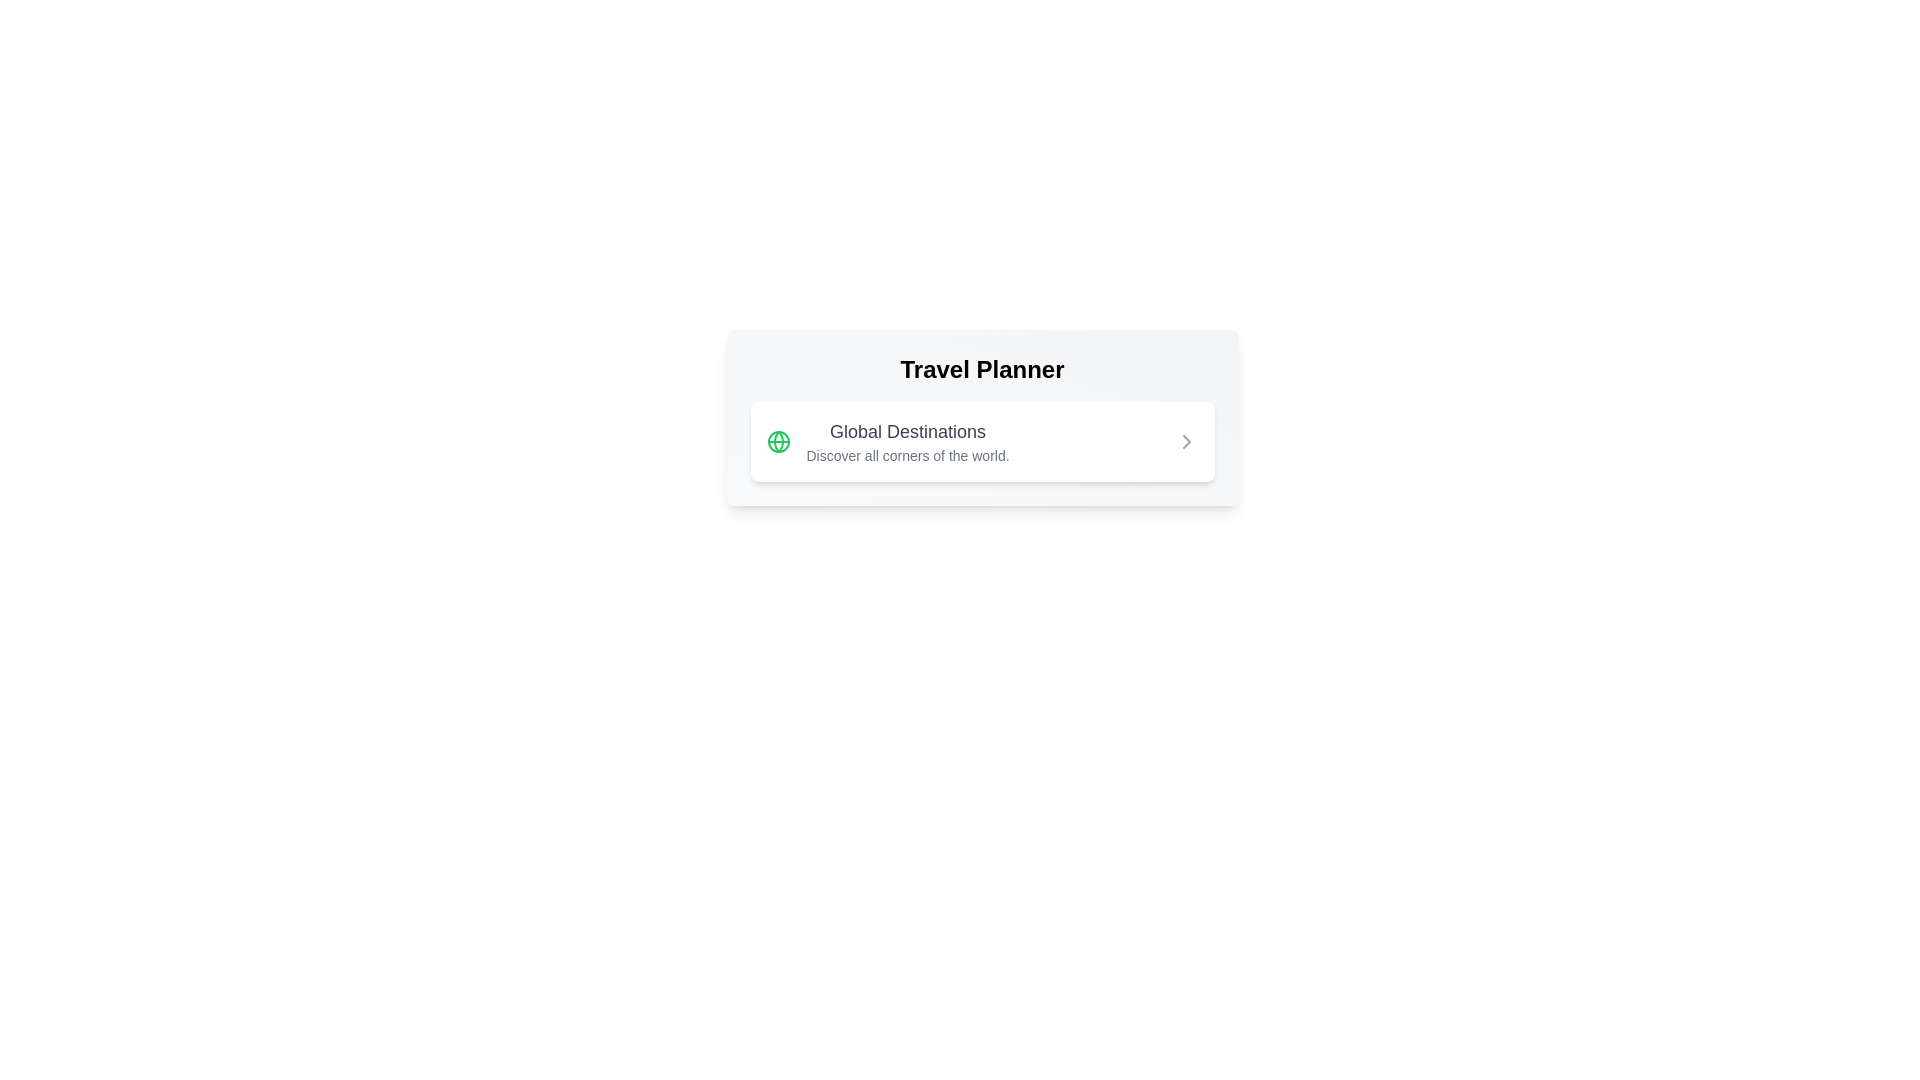 The image size is (1920, 1080). Describe the element at coordinates (906, 455) in the screenshot. I see `the text label that reads 'Discover all corners of the world.', which is positioned below the title 'Global Destinations'` at that location.